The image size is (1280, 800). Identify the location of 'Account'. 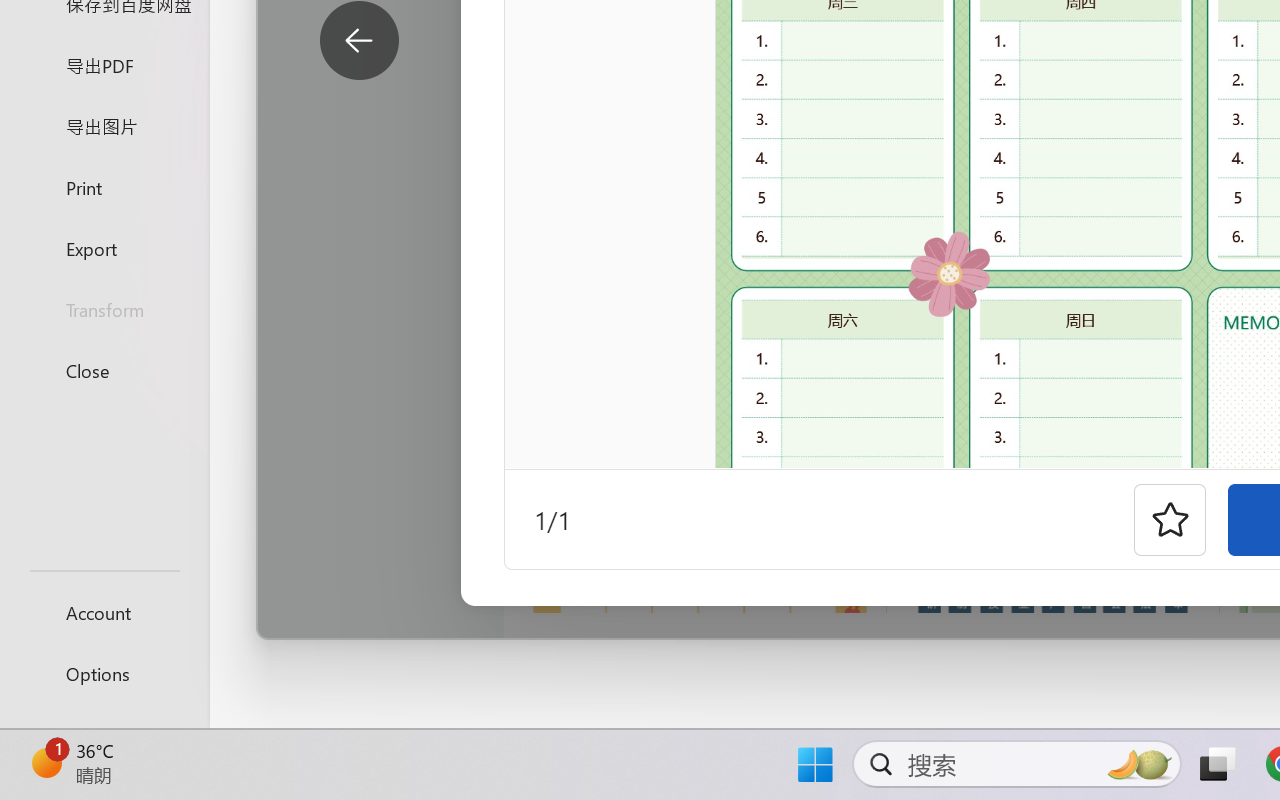
(103, 612).